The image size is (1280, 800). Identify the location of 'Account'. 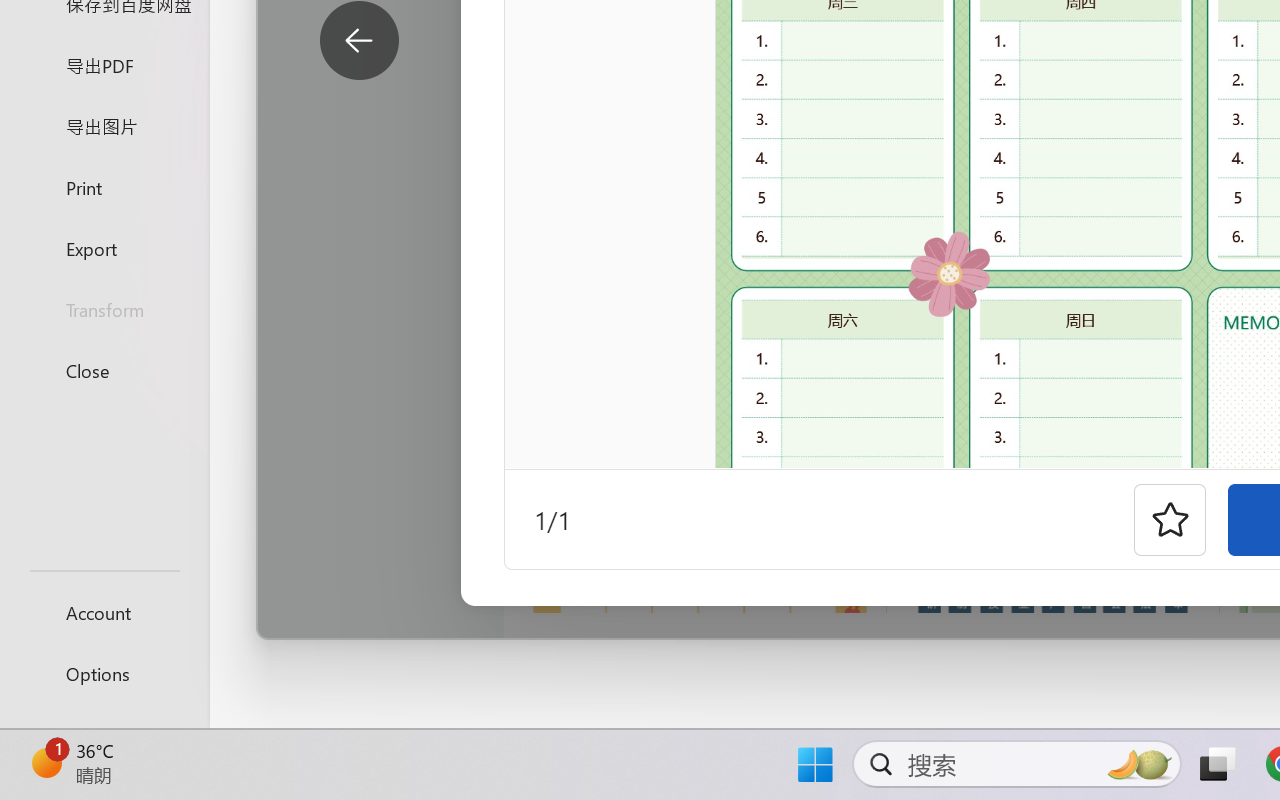
(103, 612).